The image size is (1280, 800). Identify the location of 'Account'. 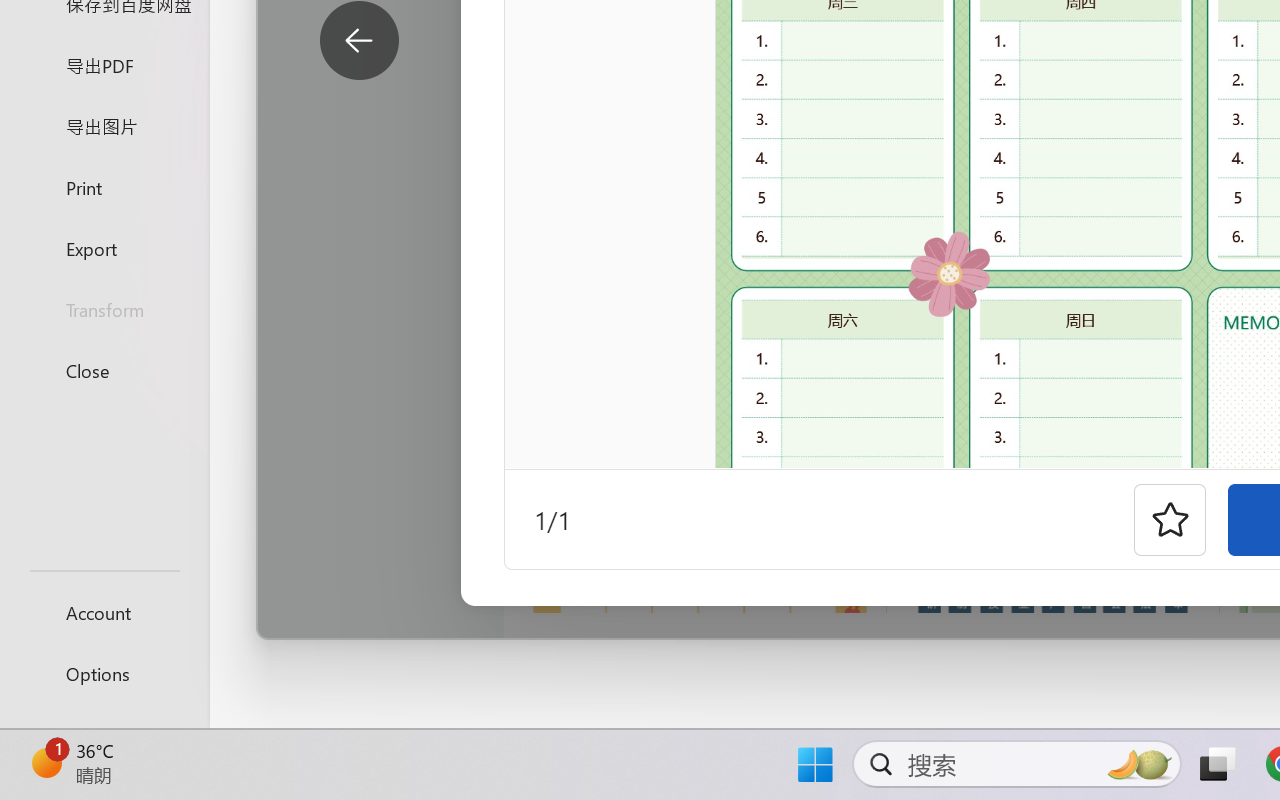
(103, 612).